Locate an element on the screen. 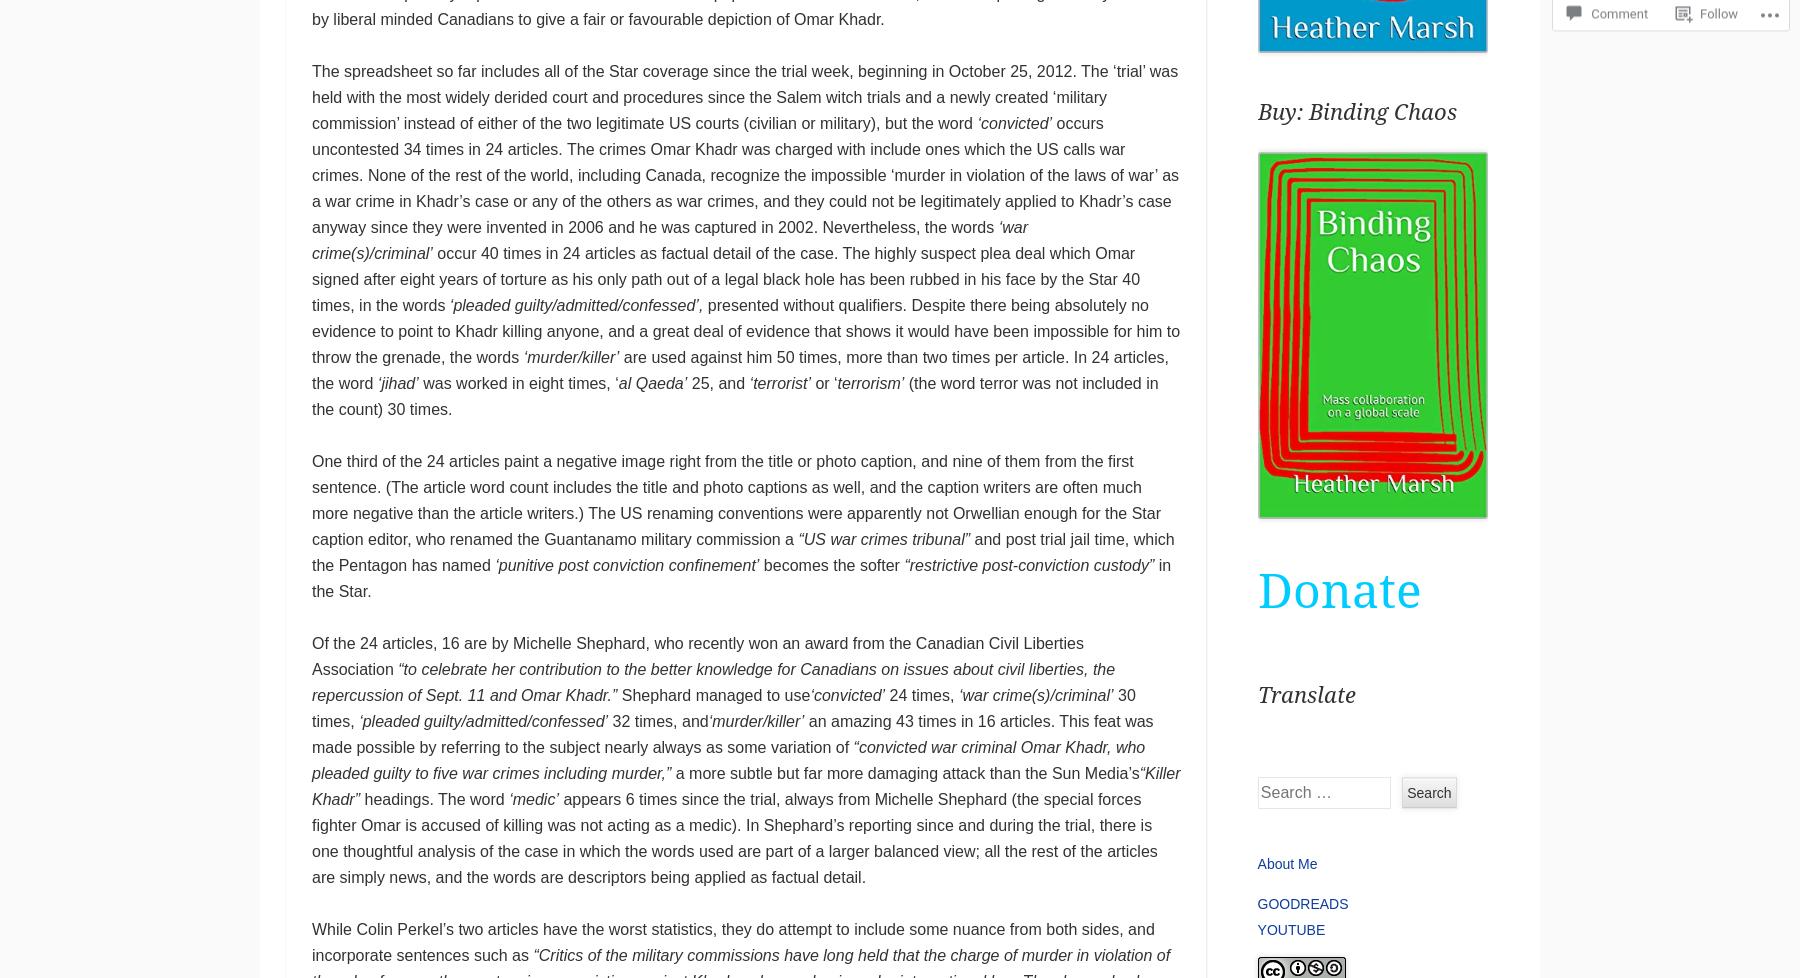 The image size is (1800, 978). 'Shephard managed to use' is located at coordinates (712, 695).